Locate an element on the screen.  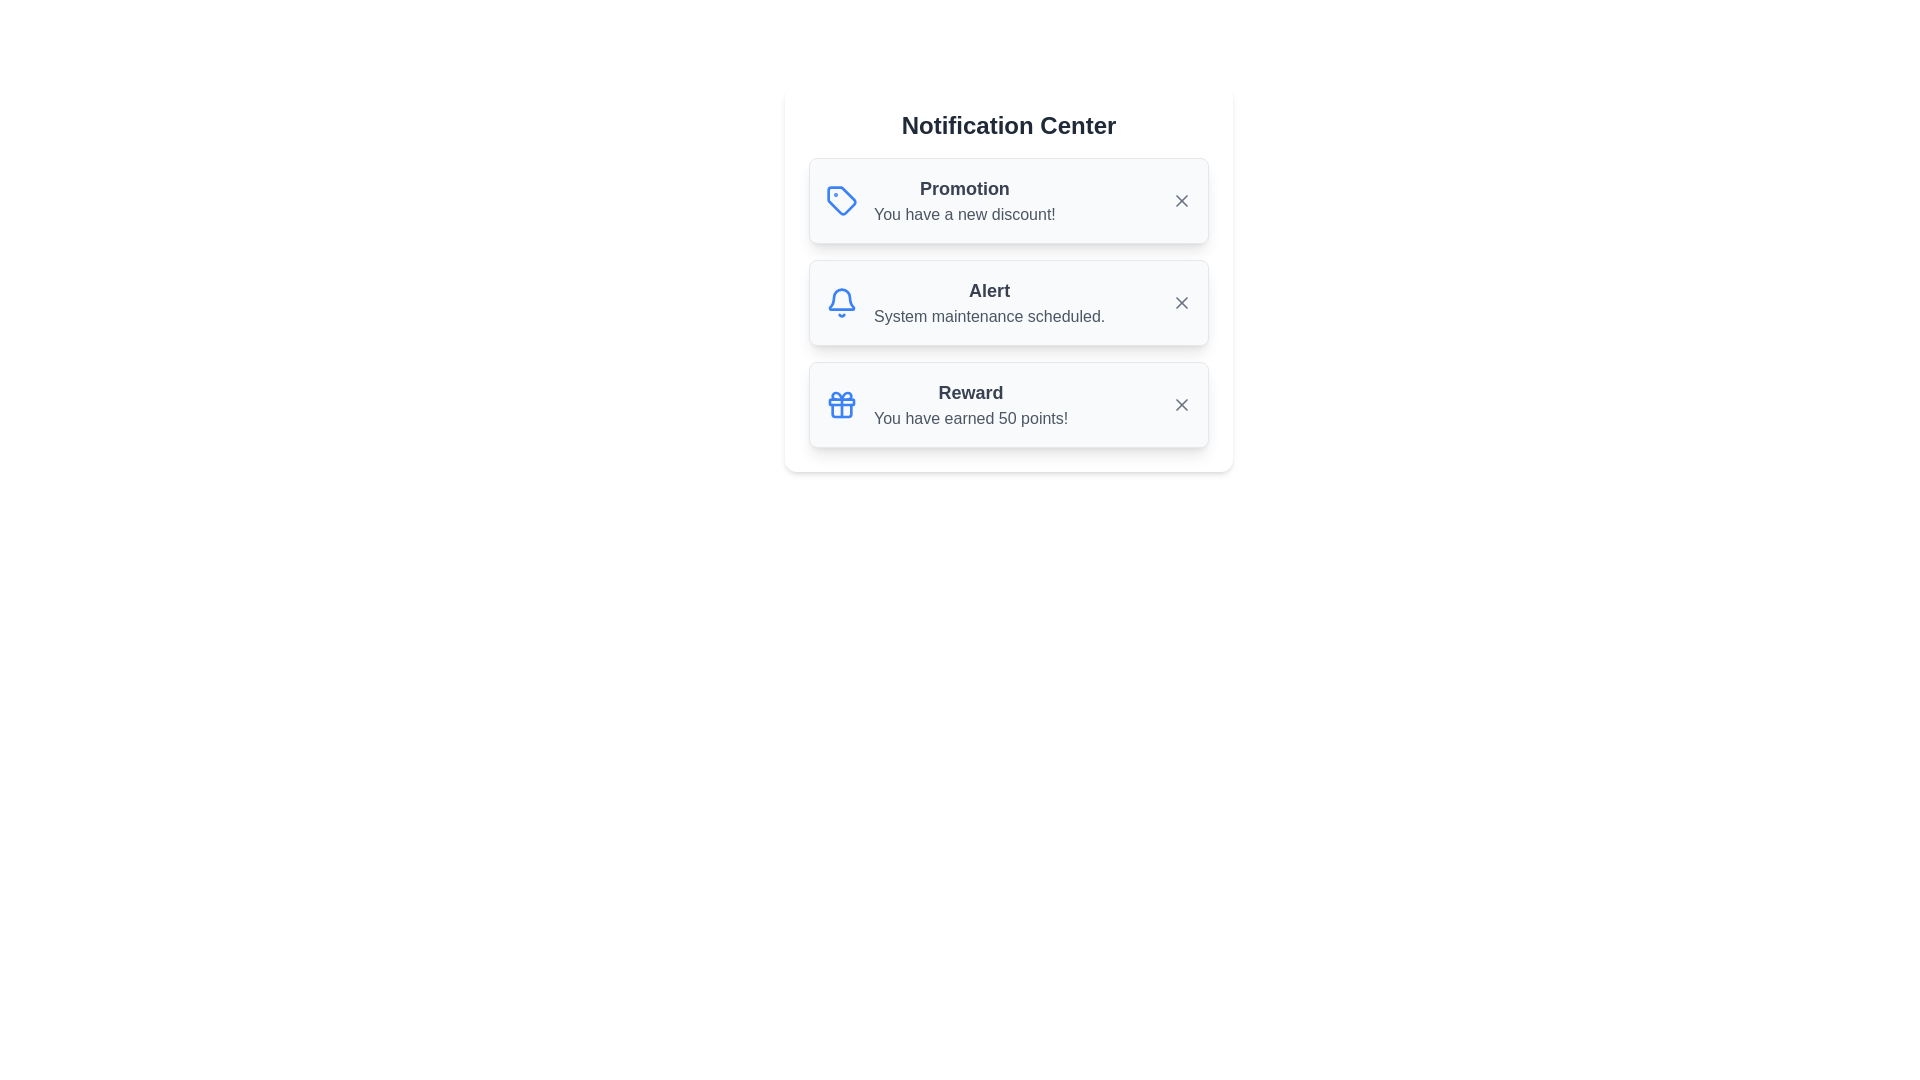
the close button of the 'Reward' notification card at the upper-right corner is located at coordinates (1181, 405).